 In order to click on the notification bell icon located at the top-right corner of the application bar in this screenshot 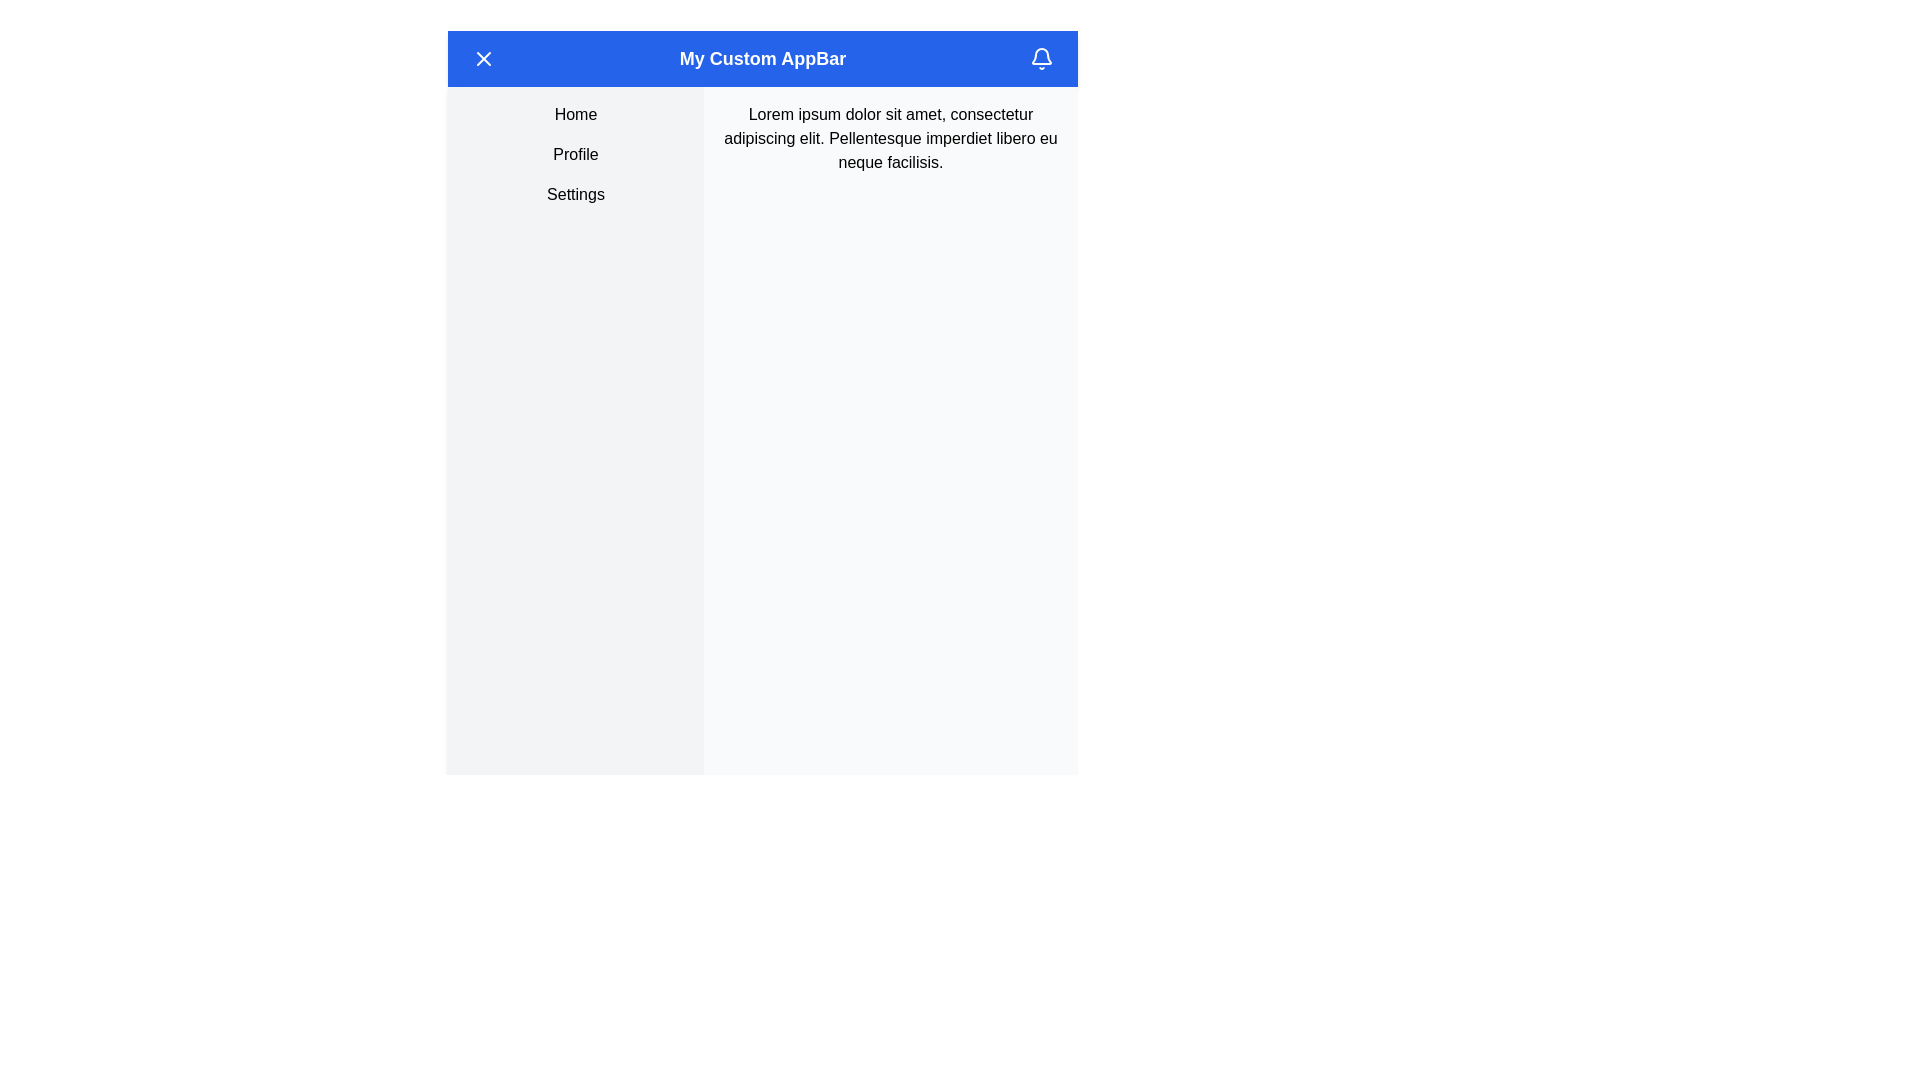, I will do `click(1040, 57)`.